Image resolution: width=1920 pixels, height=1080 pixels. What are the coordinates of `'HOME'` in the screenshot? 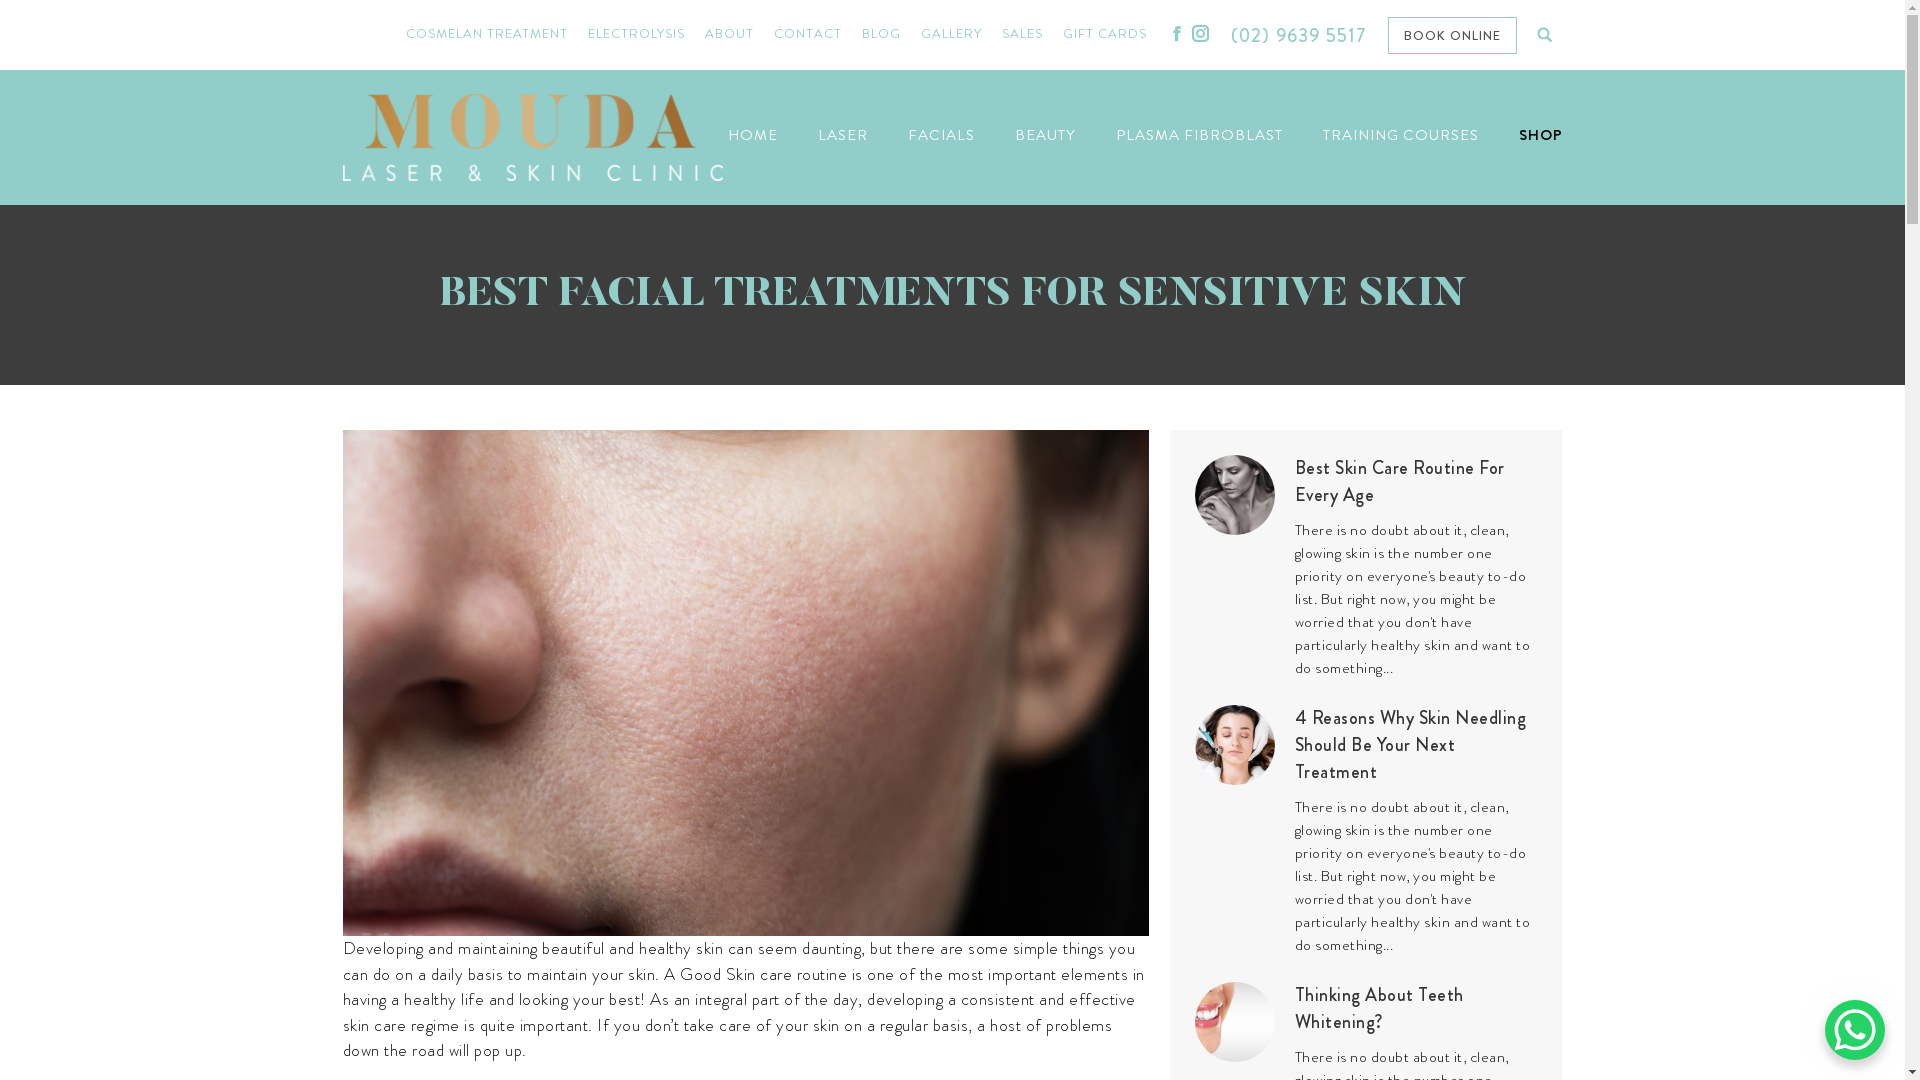 It's located at (752, 135).